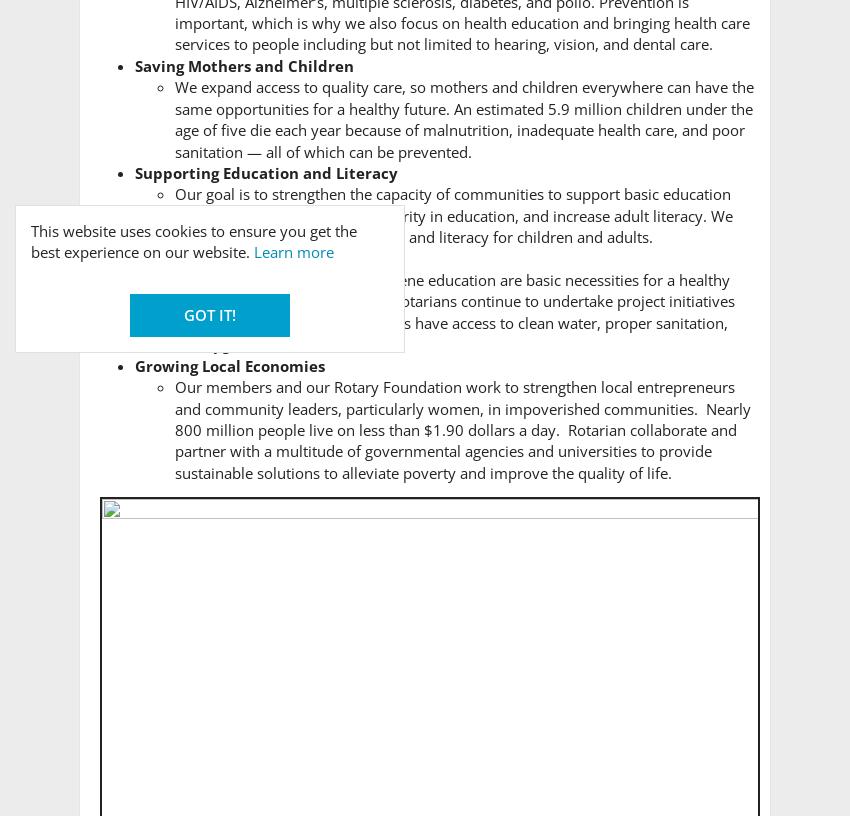  Describe the element at coordinates (174, 312) in the screenshot. I see `'Clean water, sanitation, and hygiene education are basic necessities for a healthy environment and good health.  Rotarians continue to undertake project initiatives worldwide to ensure communities have access to clean water, proper sanitation, and hygiene.'` at that location.